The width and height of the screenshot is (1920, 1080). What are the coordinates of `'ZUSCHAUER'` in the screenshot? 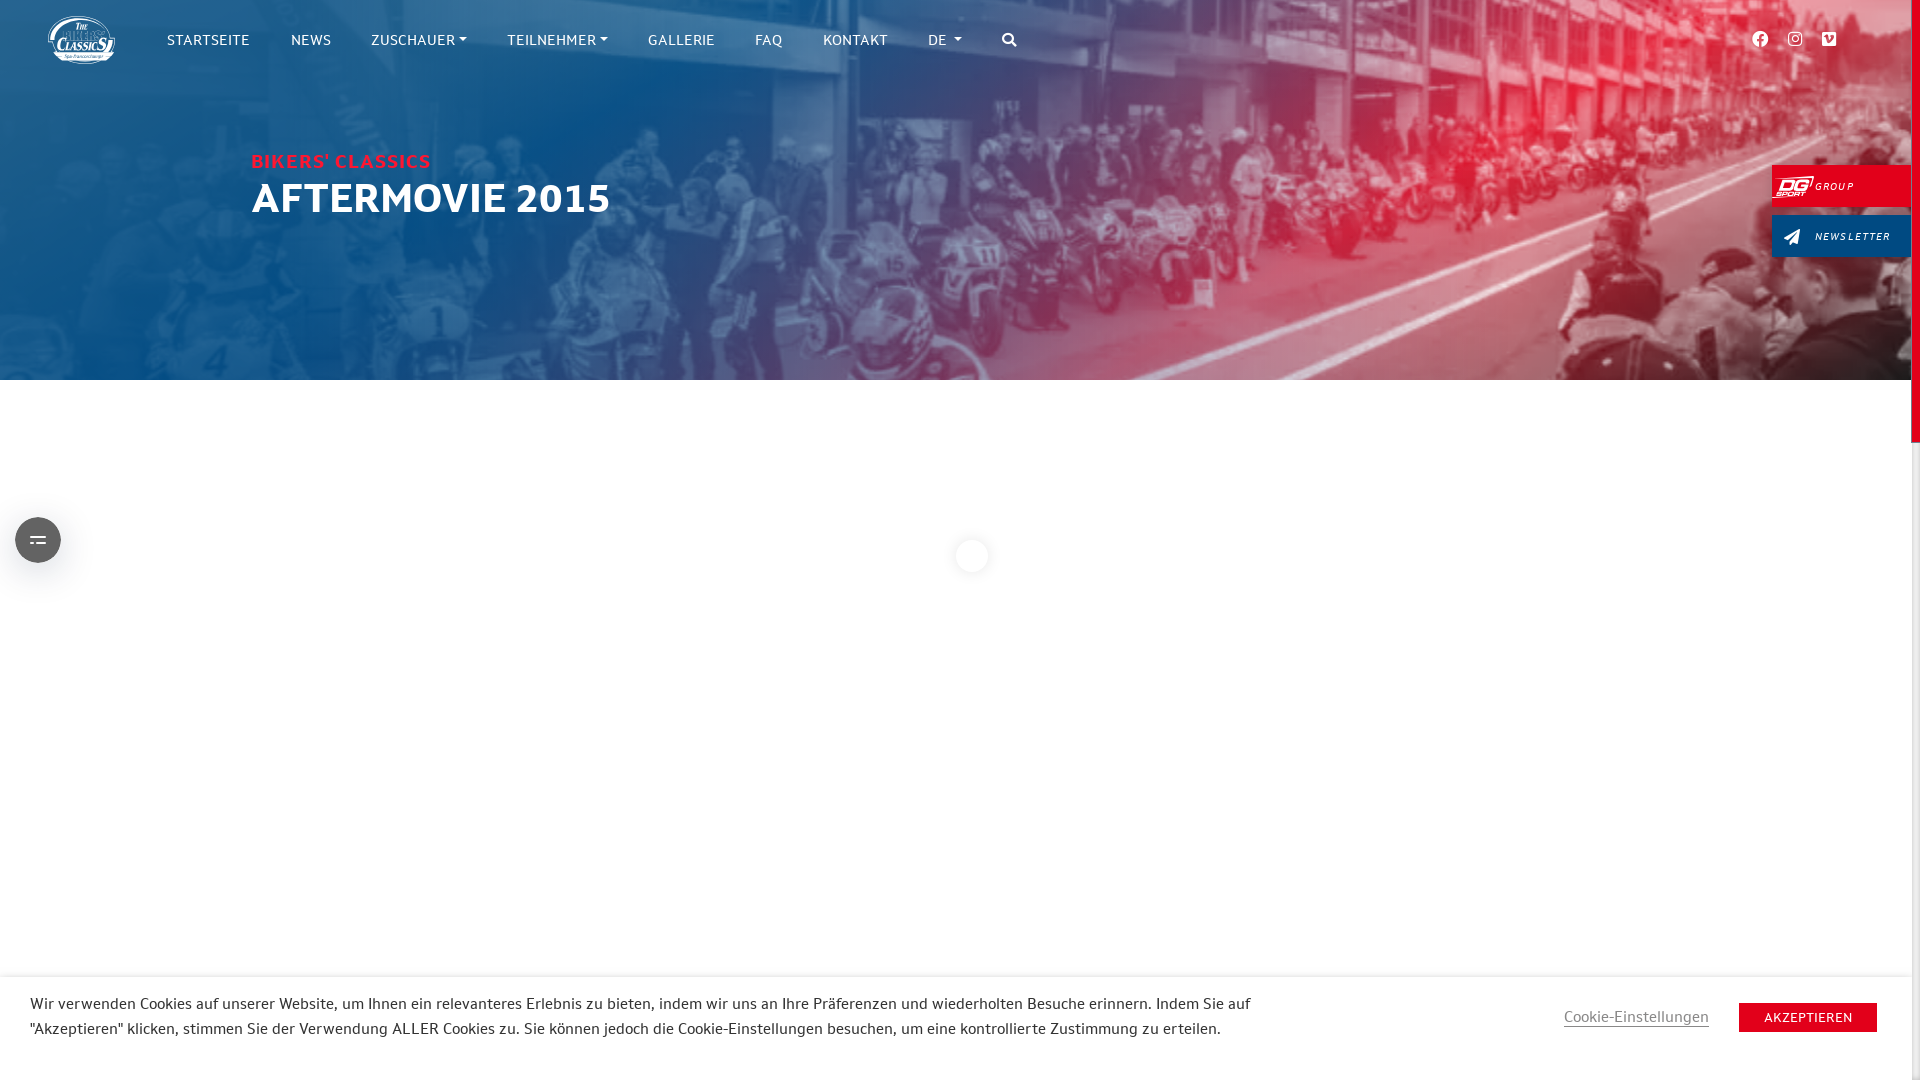 It's located at (350, 39).